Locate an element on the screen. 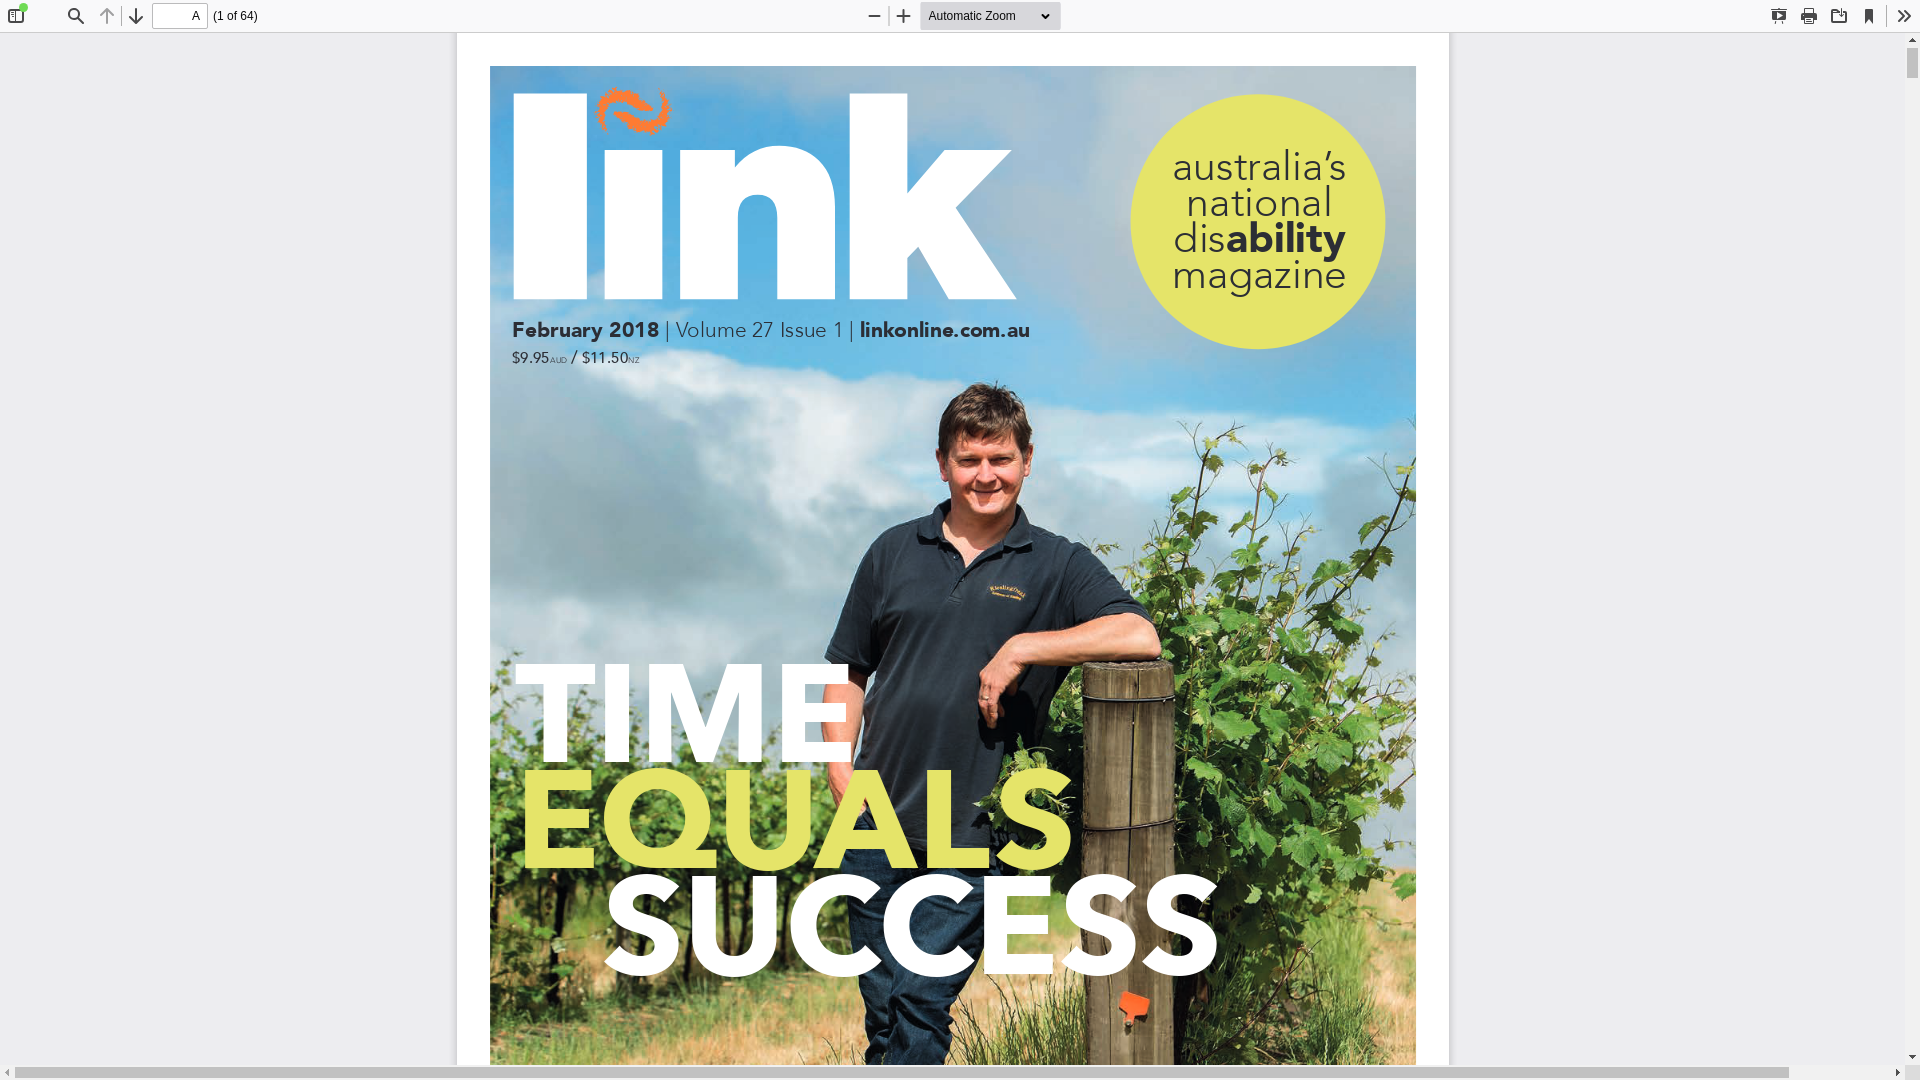 This screenshot has height=1080, width=1920. 'Tools' is located at coordinates (1889, 15).